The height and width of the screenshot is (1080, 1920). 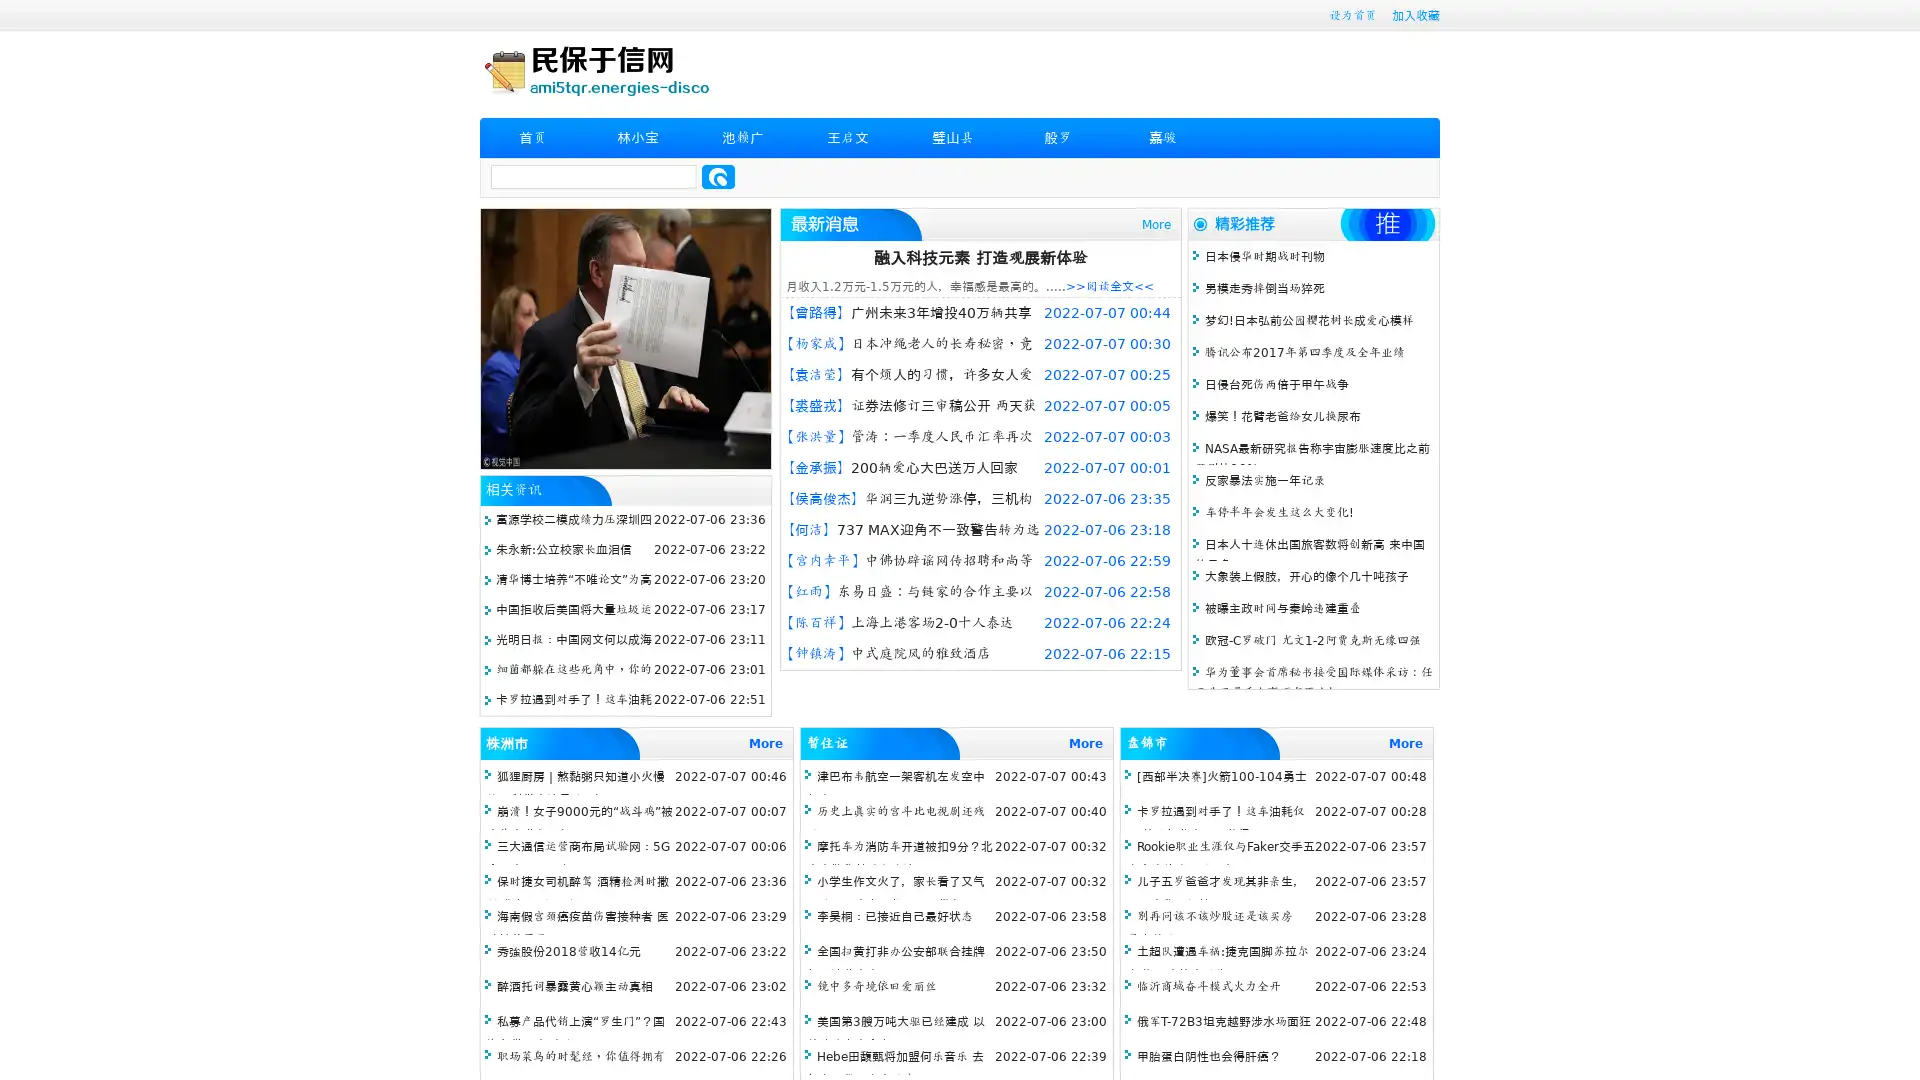 I want to click on Search, so click(x=718, y=176).